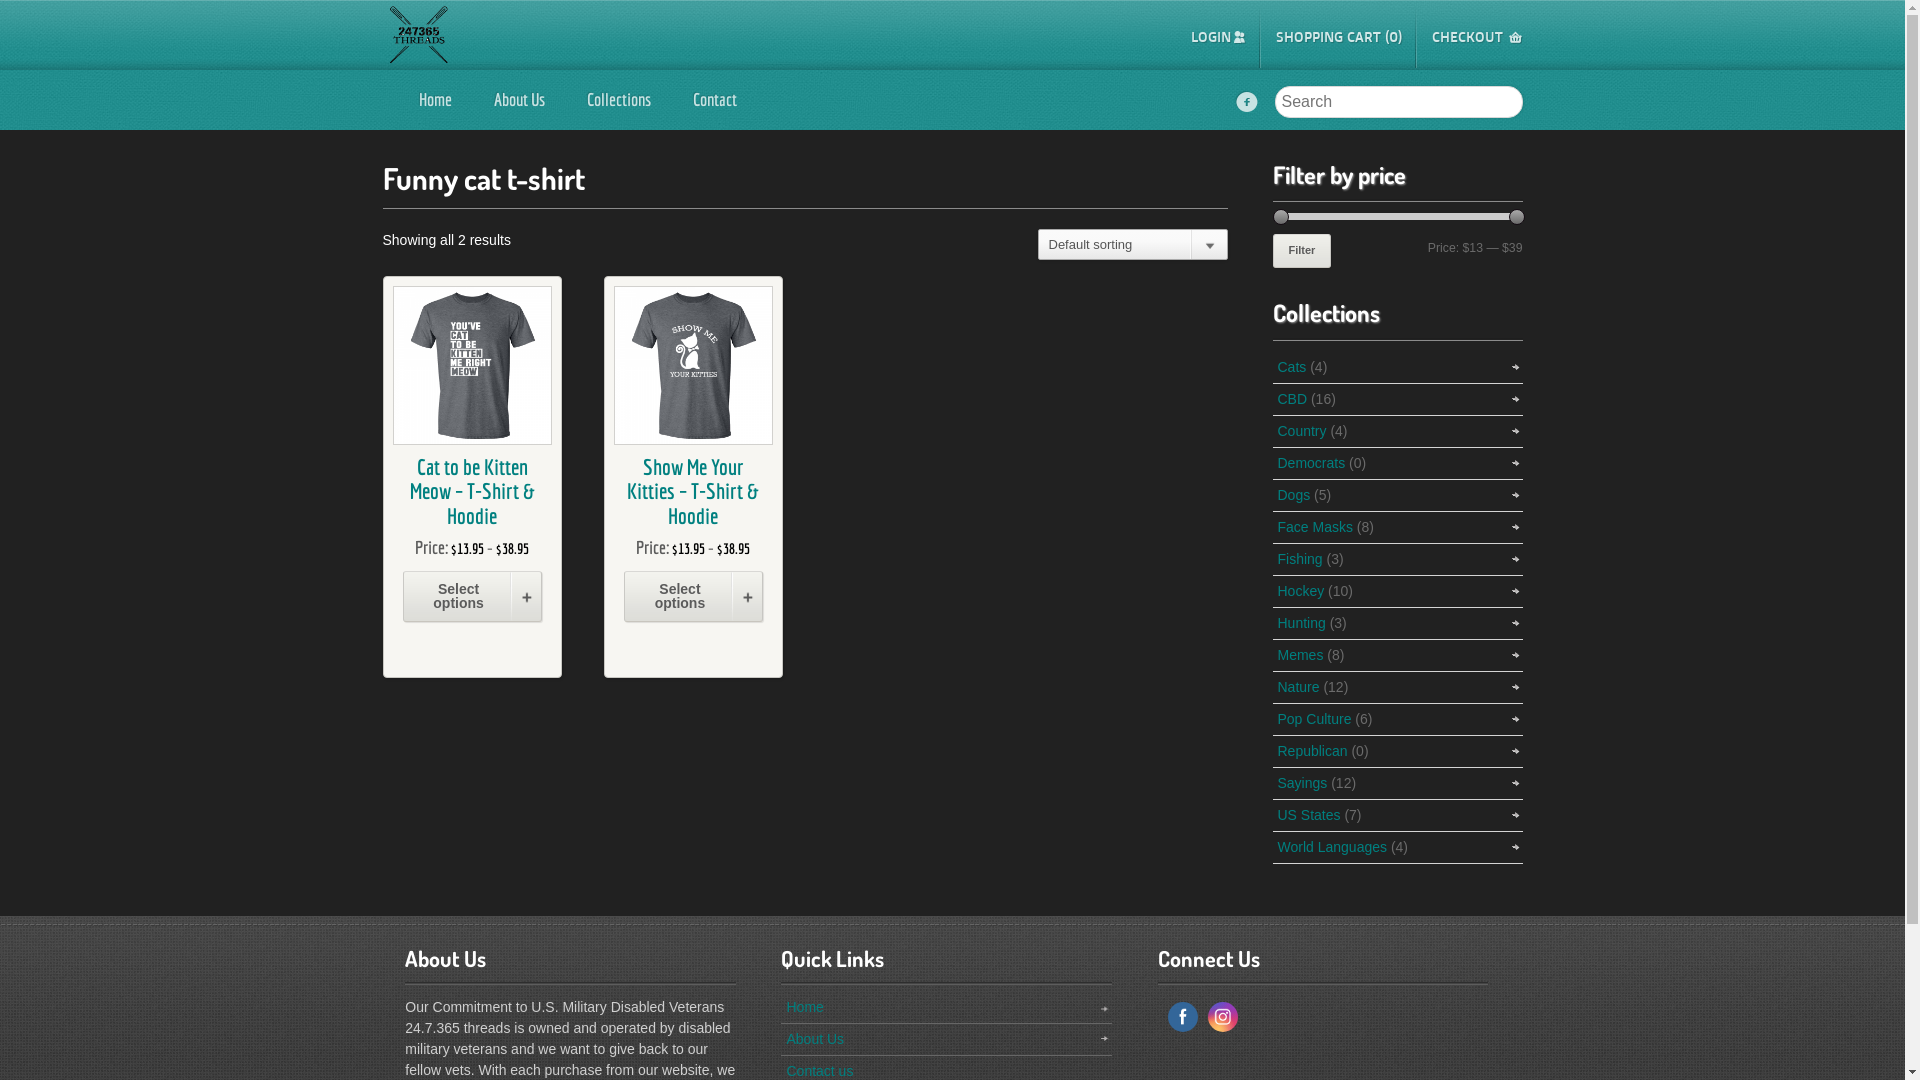 This screenshot has height=1080, width=1920. Describe the element at coordinates (1301, 589) in the screenshot. I see `'Hockey'` at that location.